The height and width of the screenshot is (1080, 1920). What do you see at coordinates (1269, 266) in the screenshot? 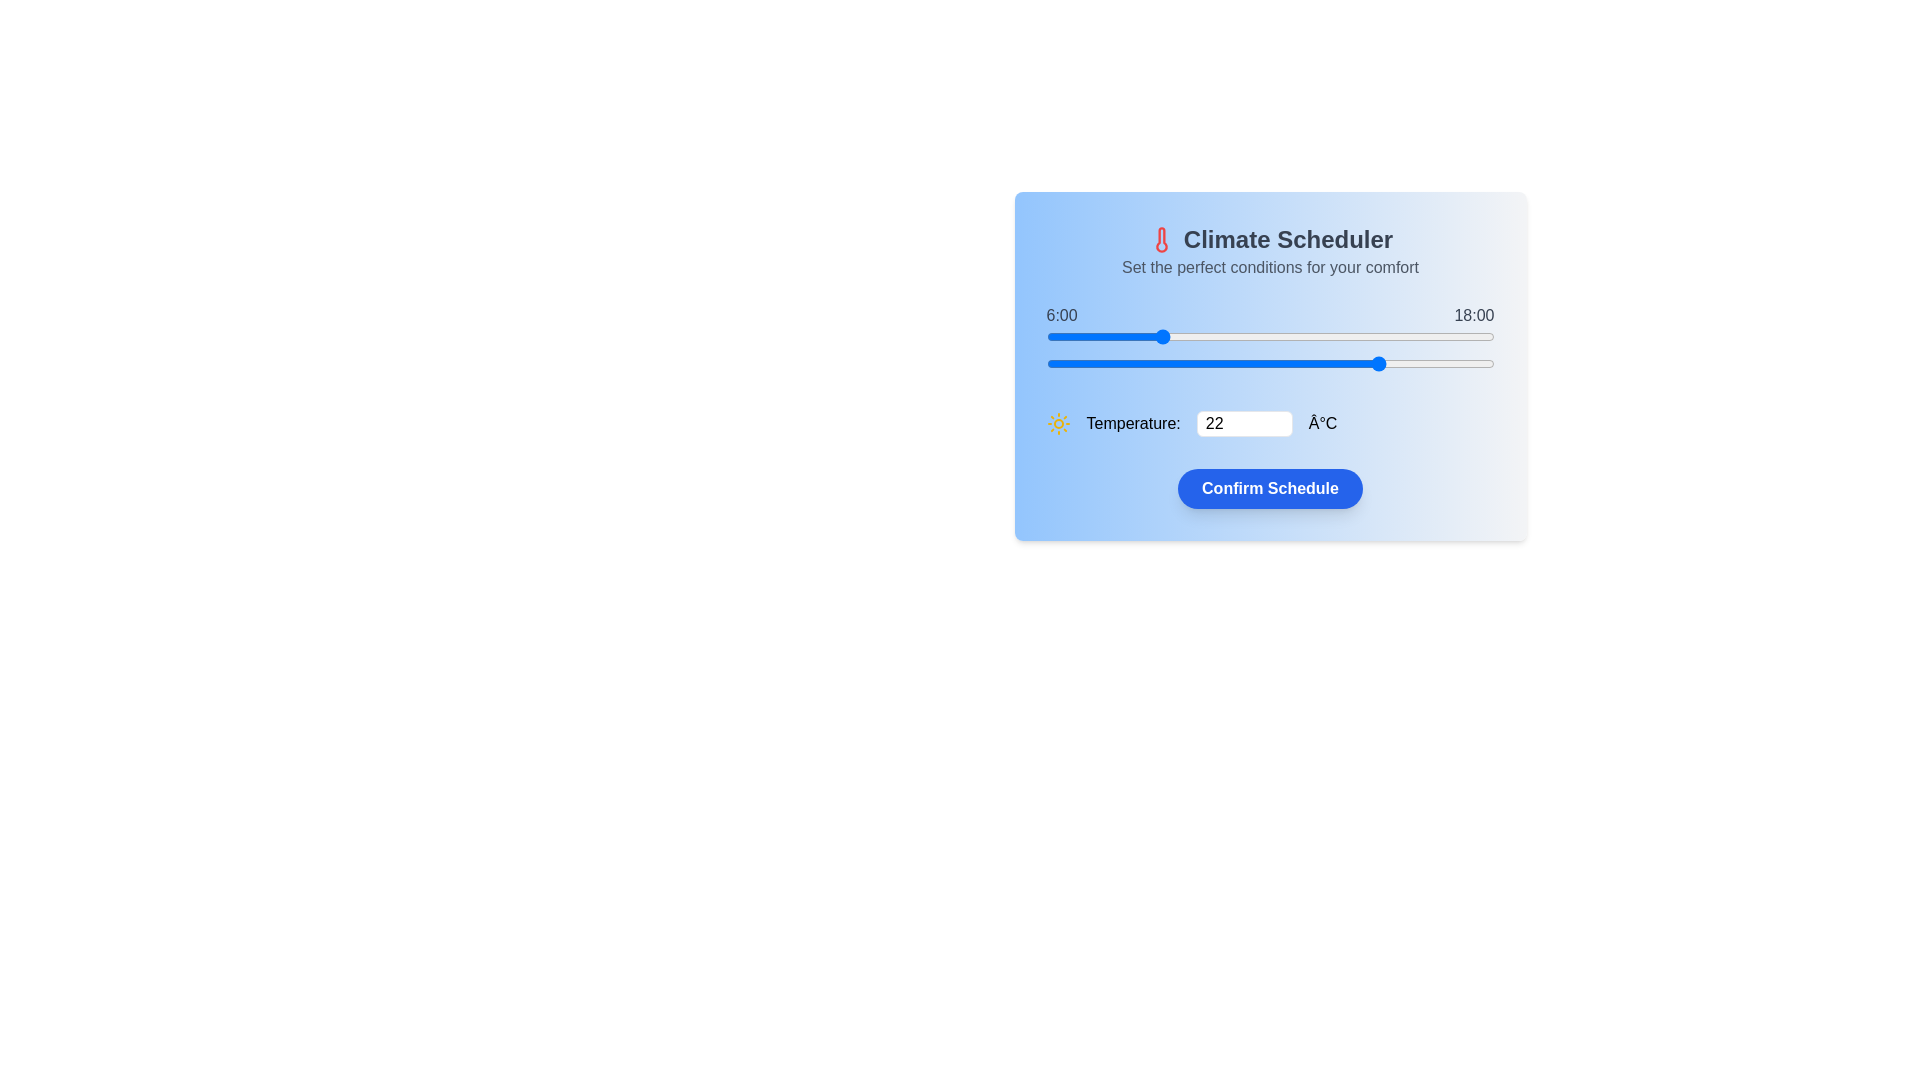
I see `the static text displaying 'Set the perfect conditions for your comfort', which is located beneath the 'Climate Scheduler' header` at bounding box center [1269, 266].